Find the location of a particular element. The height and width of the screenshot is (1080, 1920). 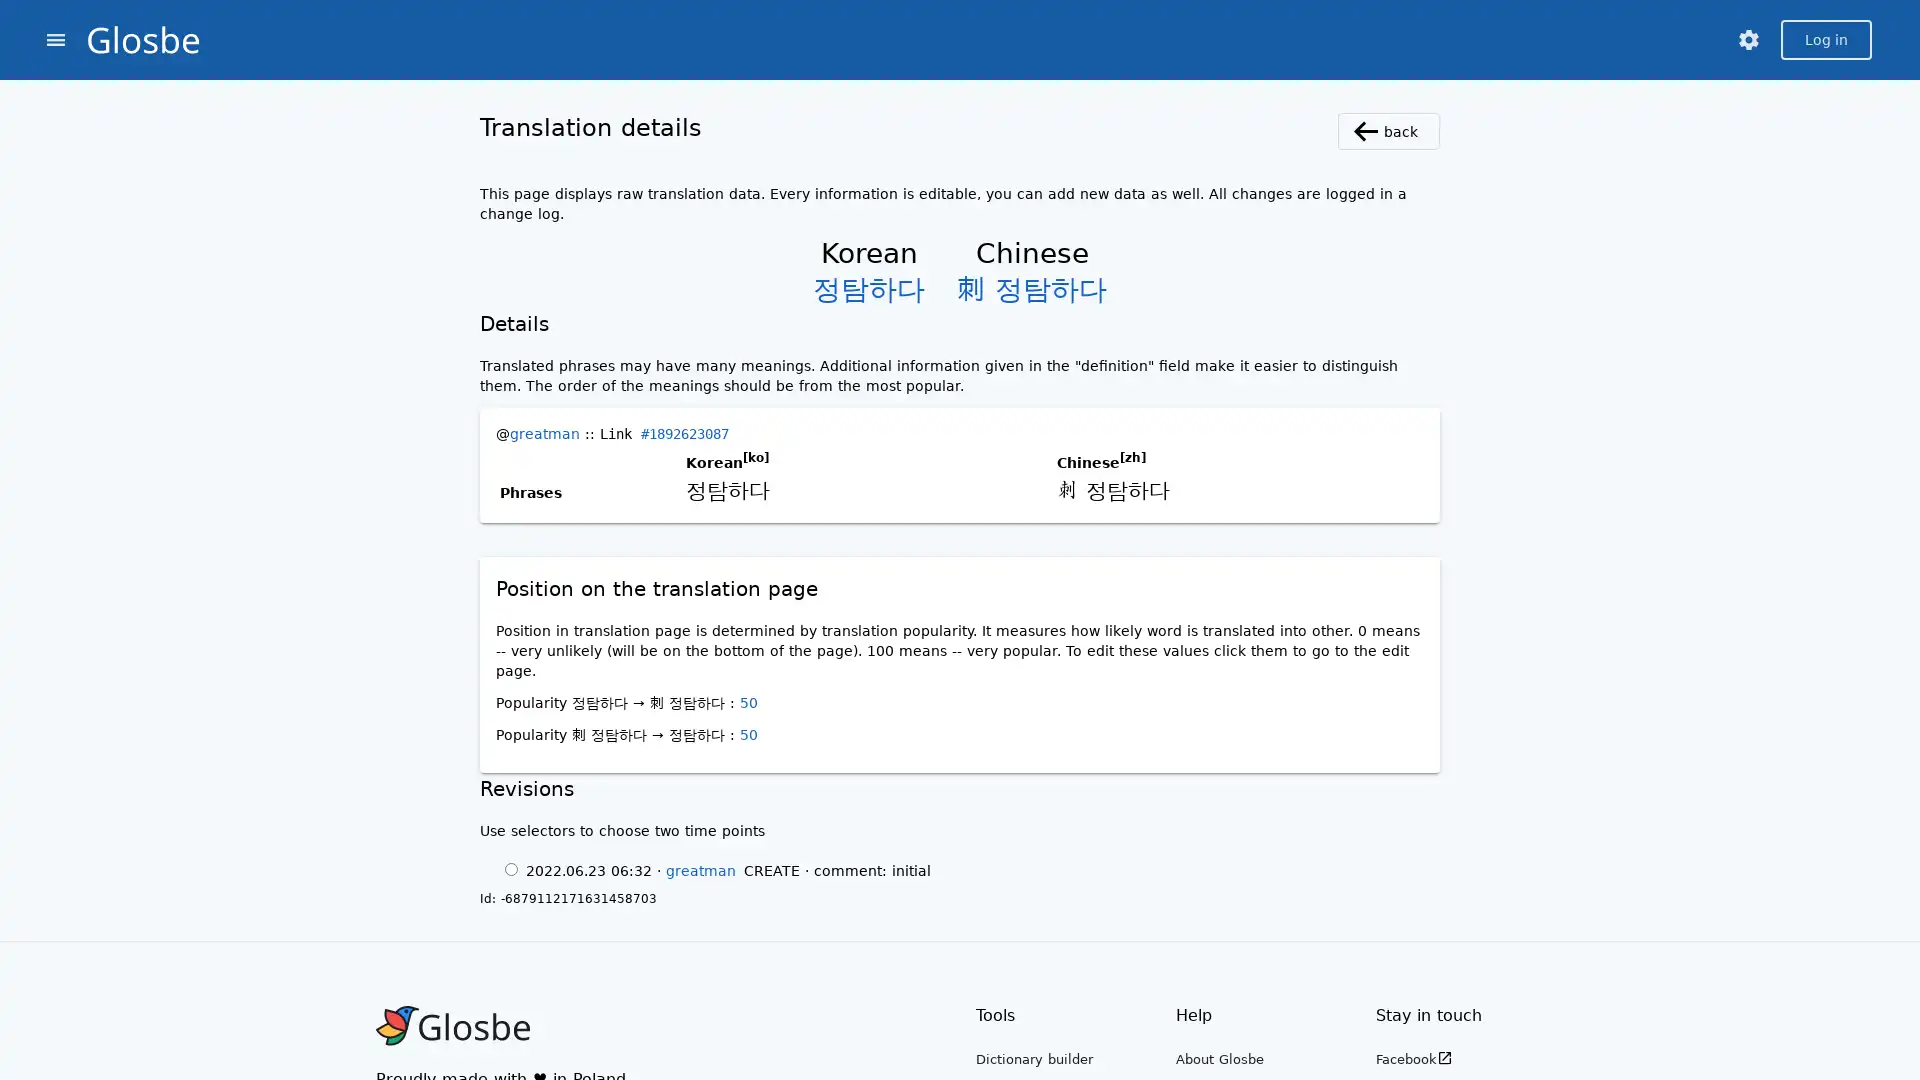

menu is located at coordinates (56, 39).